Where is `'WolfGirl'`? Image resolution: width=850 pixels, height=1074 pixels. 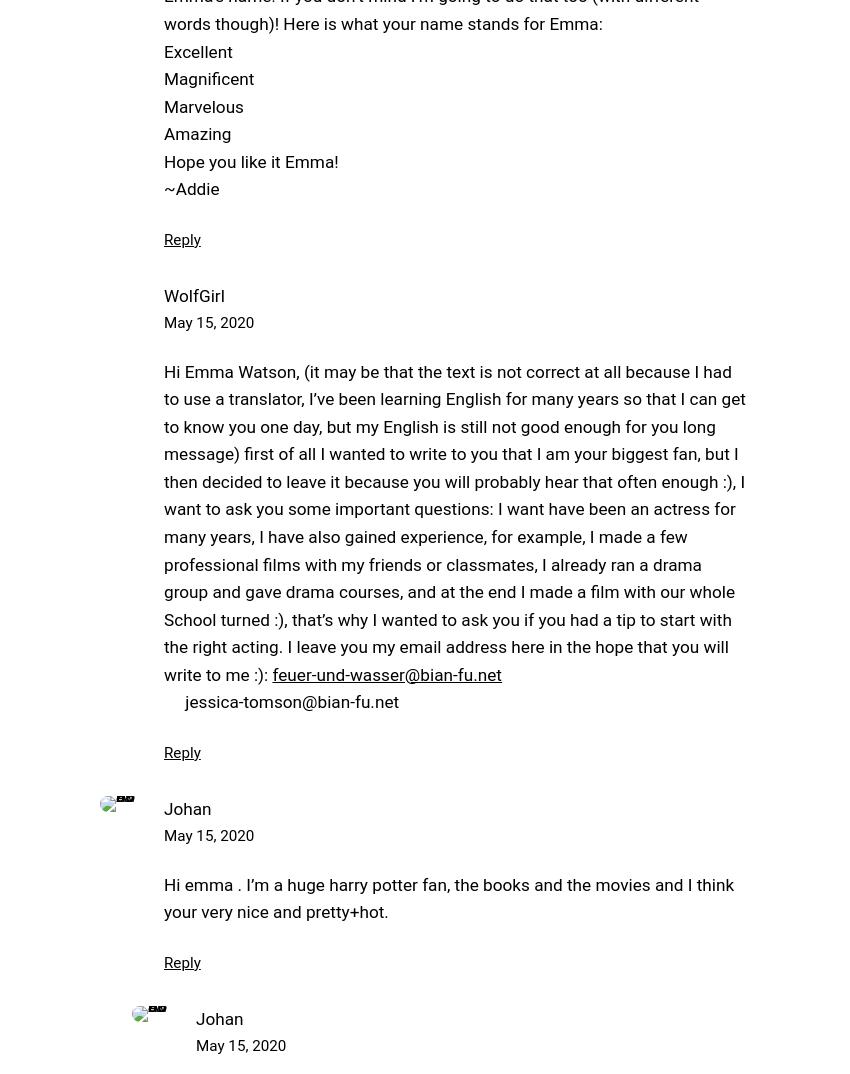
'WolfGirl' is located at coordinates (192, 295).